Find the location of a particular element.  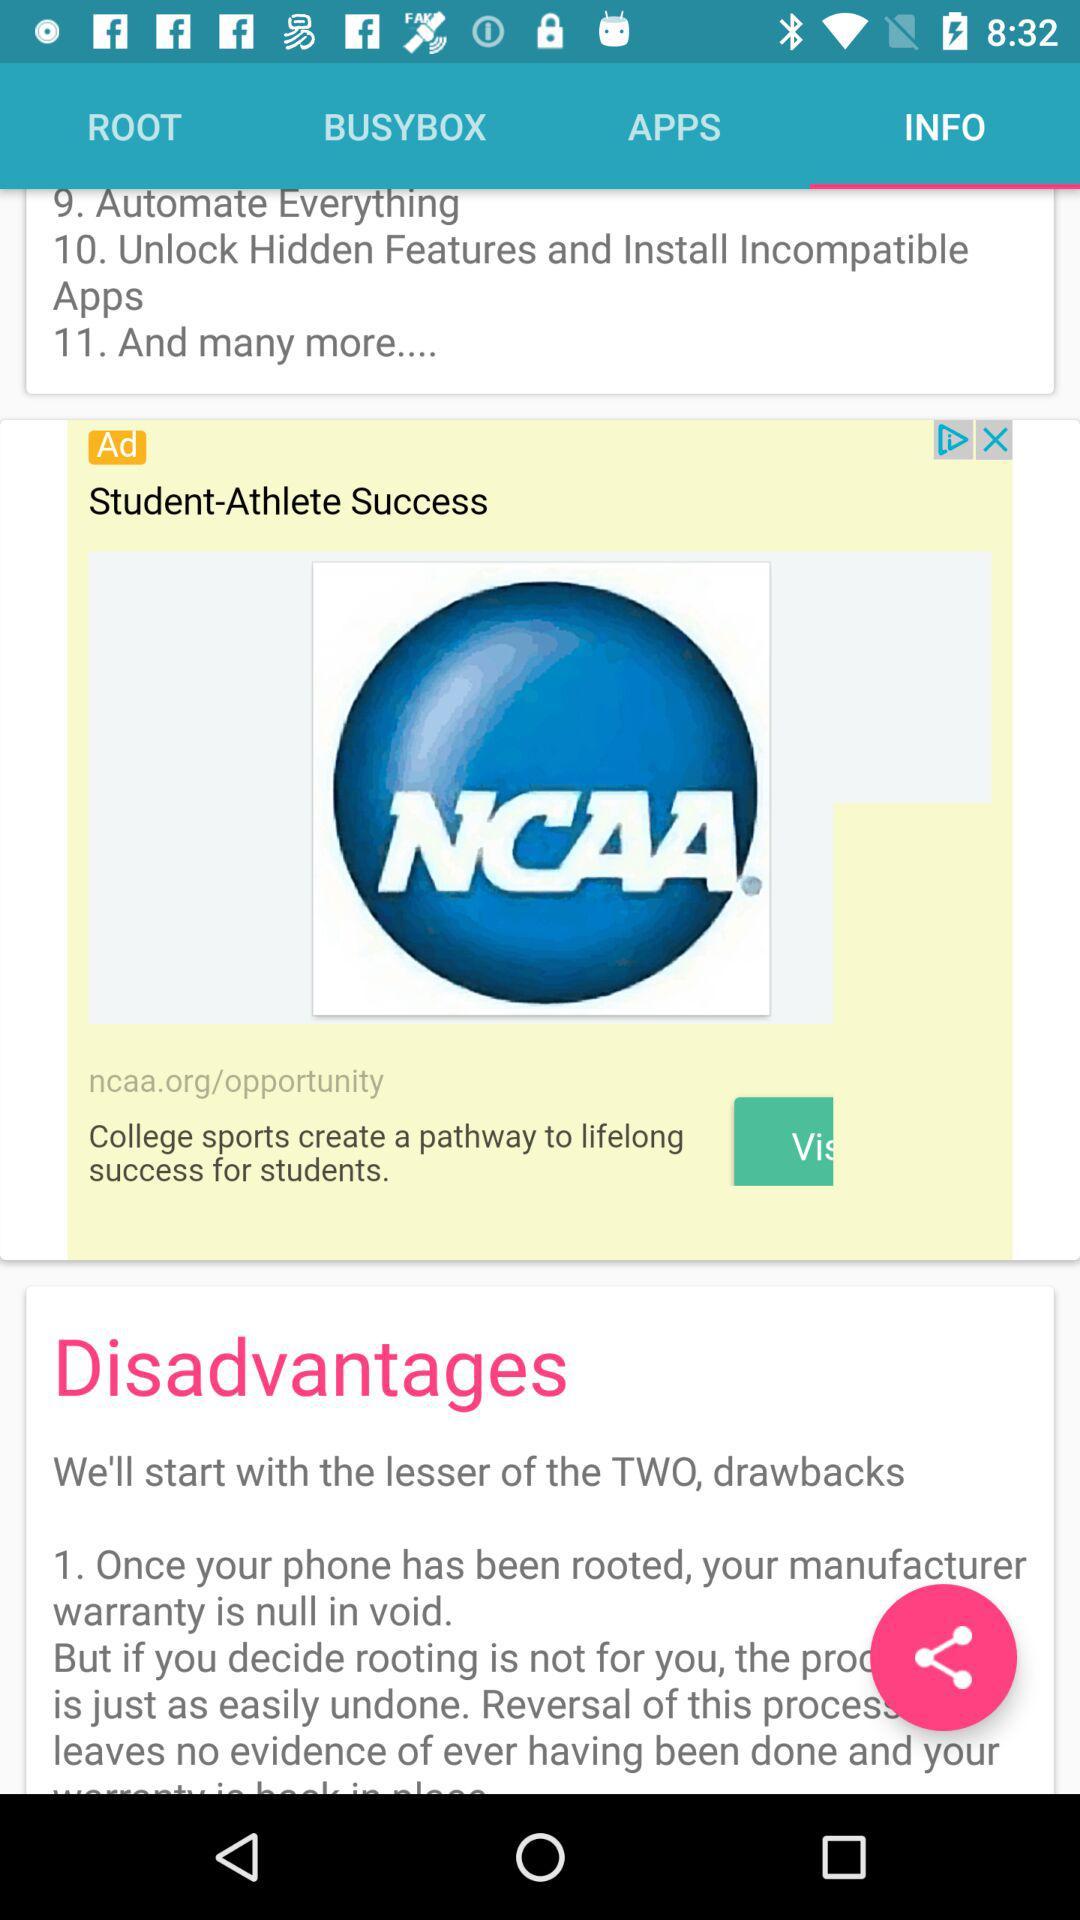

the share icon is located at coordinates (943, 1657).